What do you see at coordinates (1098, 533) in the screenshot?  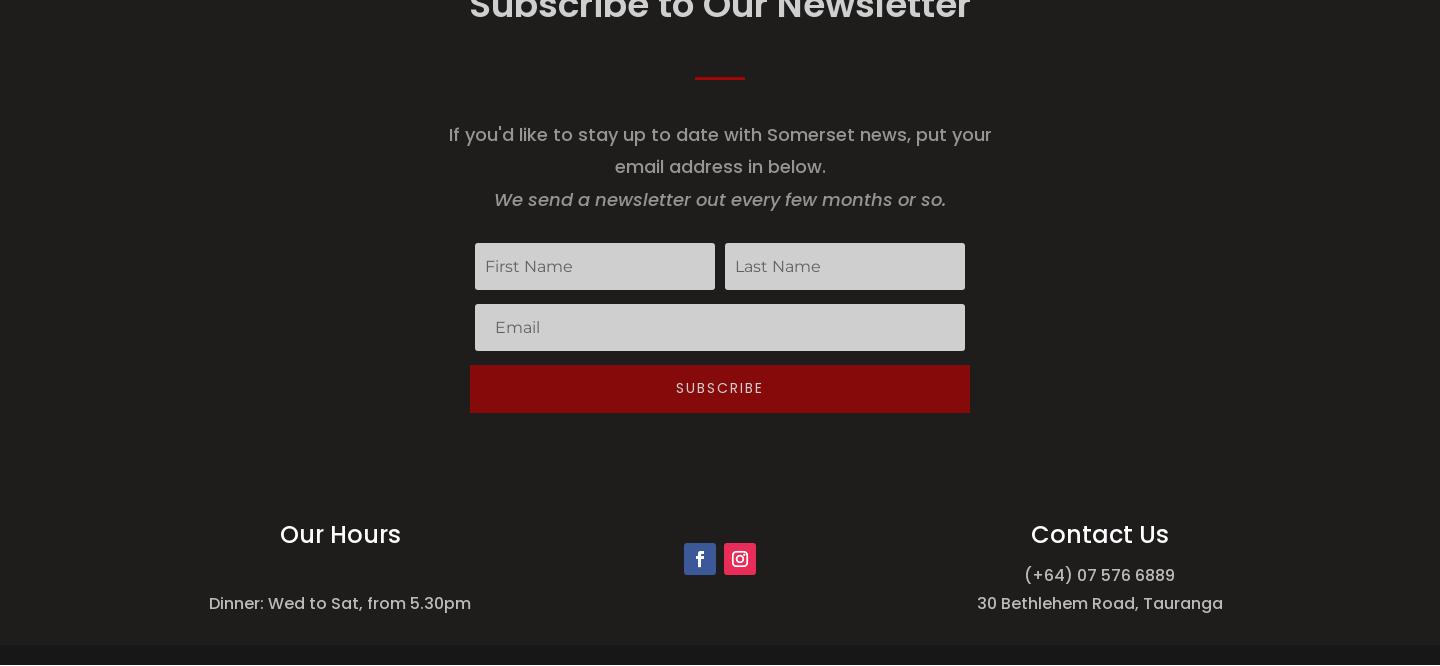 I see `'Contact Us'` at bounding box center [1098, 533].